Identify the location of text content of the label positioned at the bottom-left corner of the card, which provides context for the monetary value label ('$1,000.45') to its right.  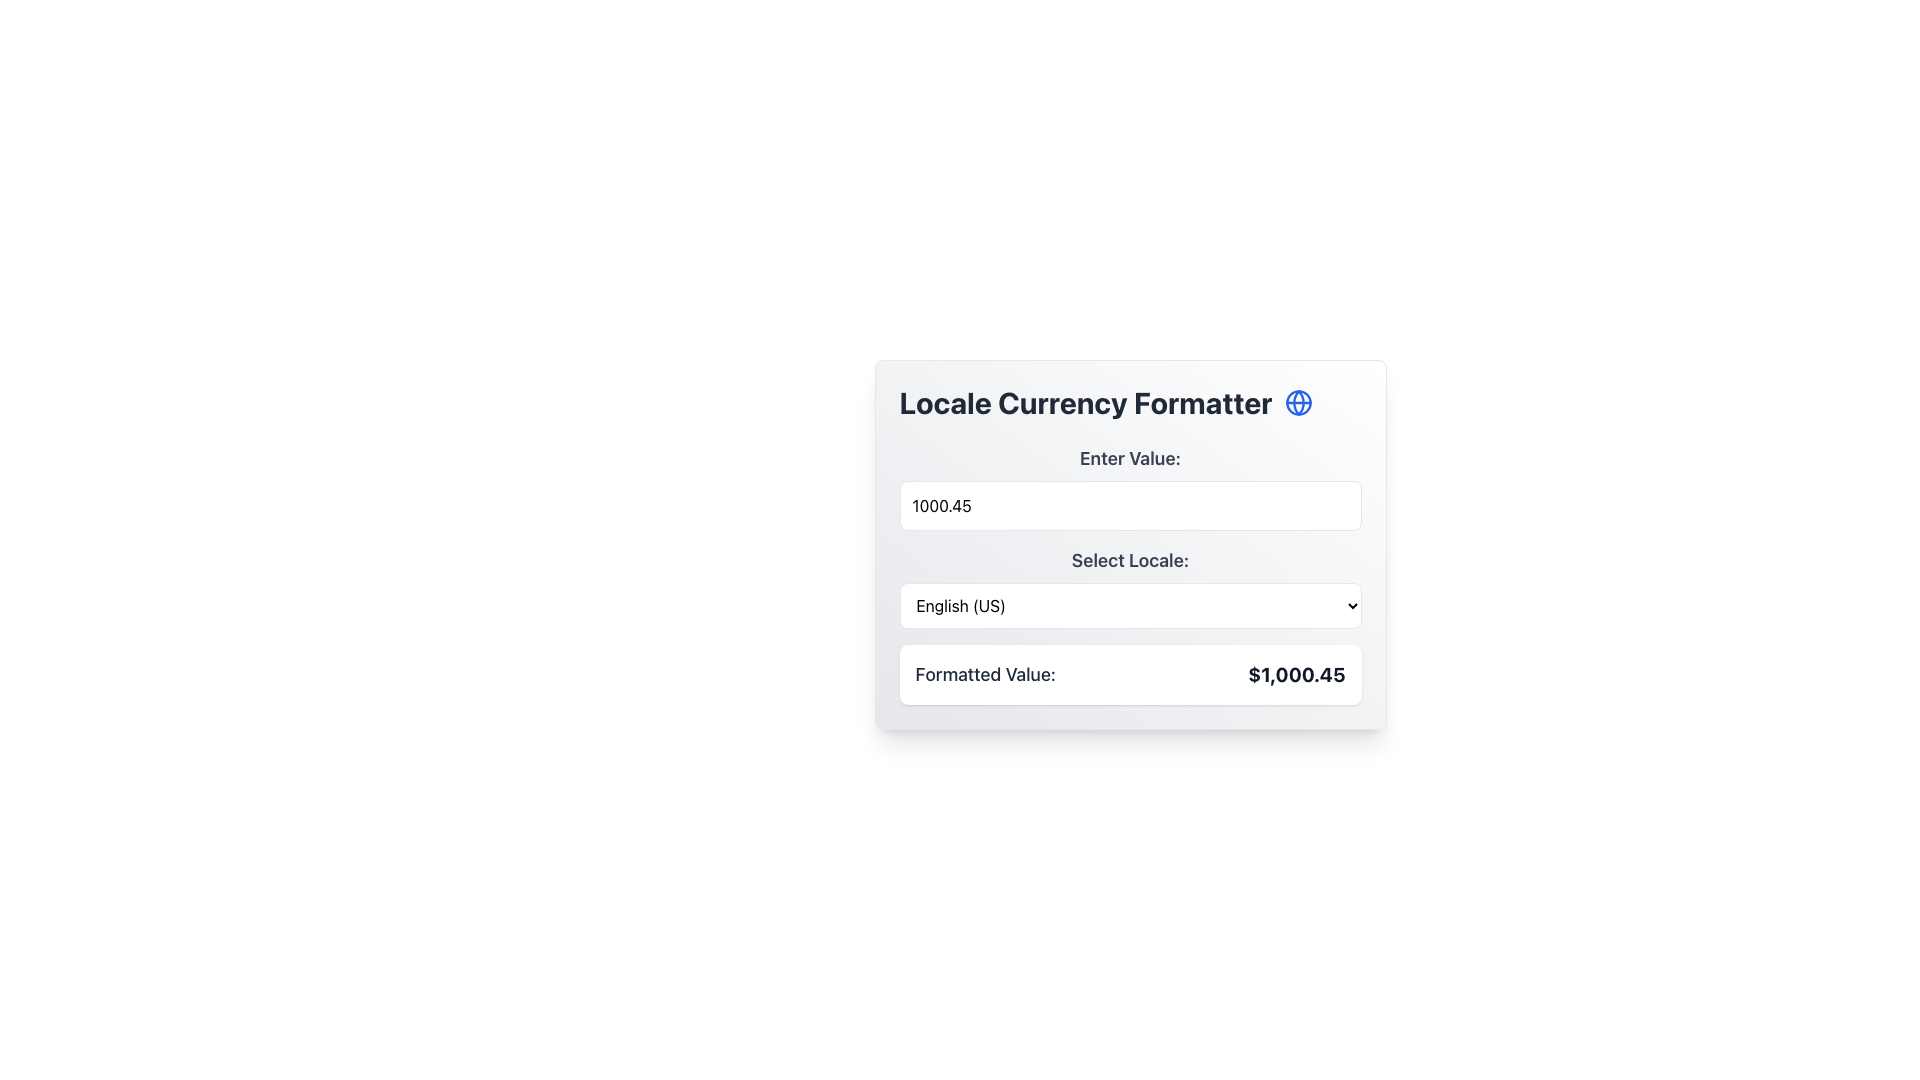
(985, 675).